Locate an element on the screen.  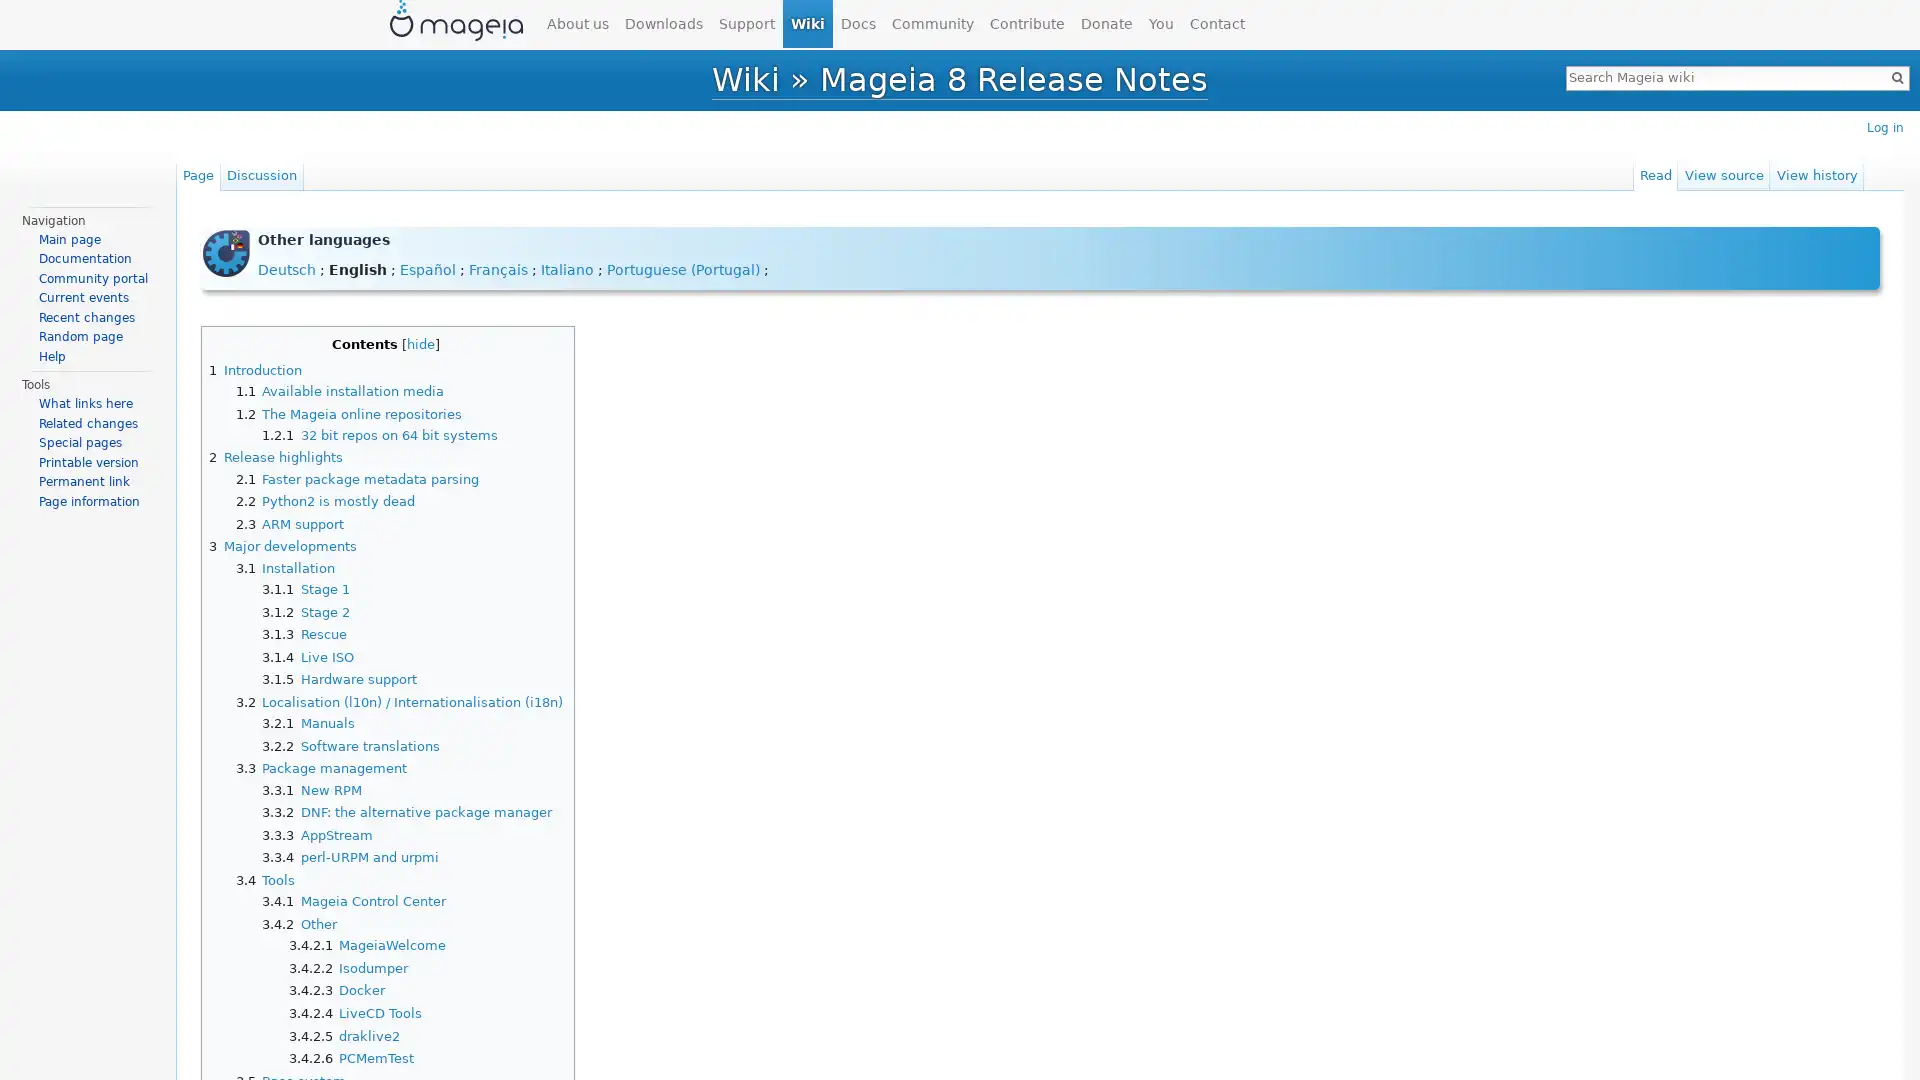
Go is located at coordinates (1896, 76).